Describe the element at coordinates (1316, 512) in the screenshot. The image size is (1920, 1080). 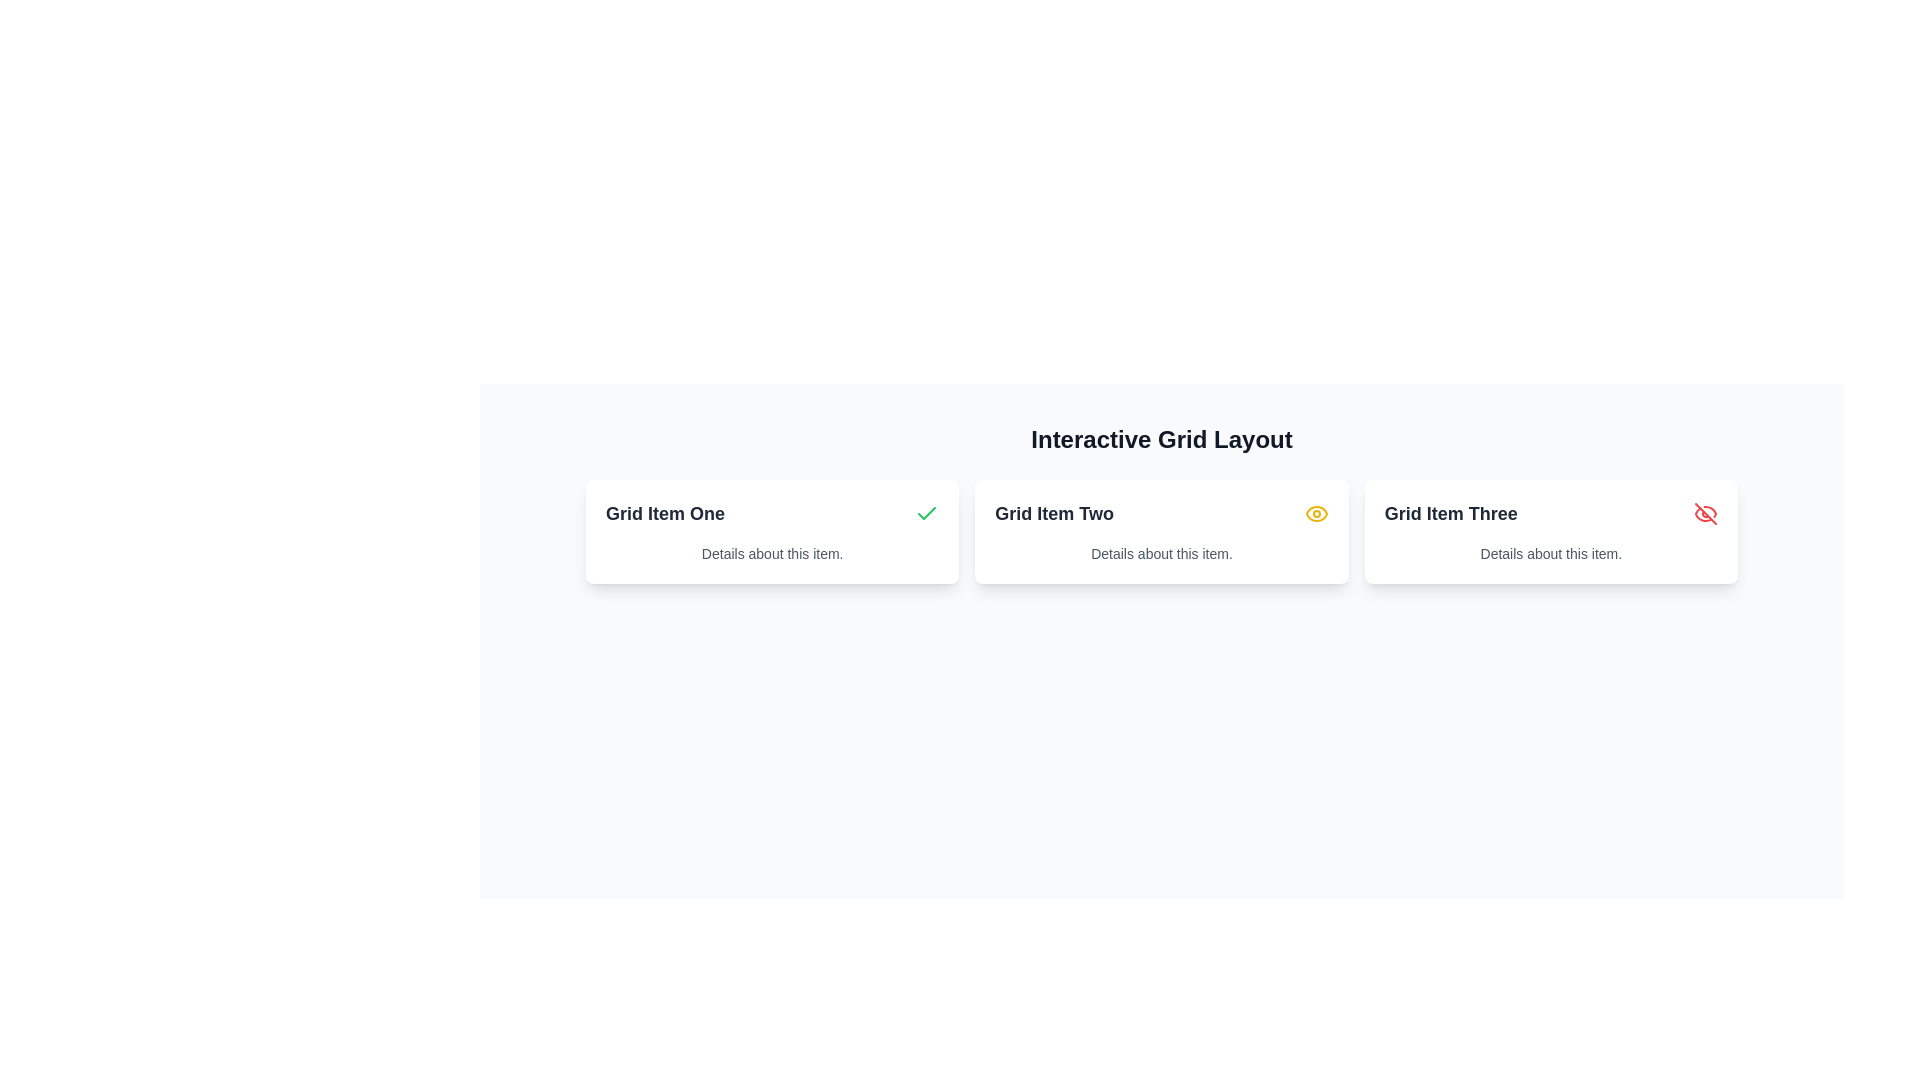
I see `the visibility icon located at the right side of 'Grid Item Two', which is` at that location.